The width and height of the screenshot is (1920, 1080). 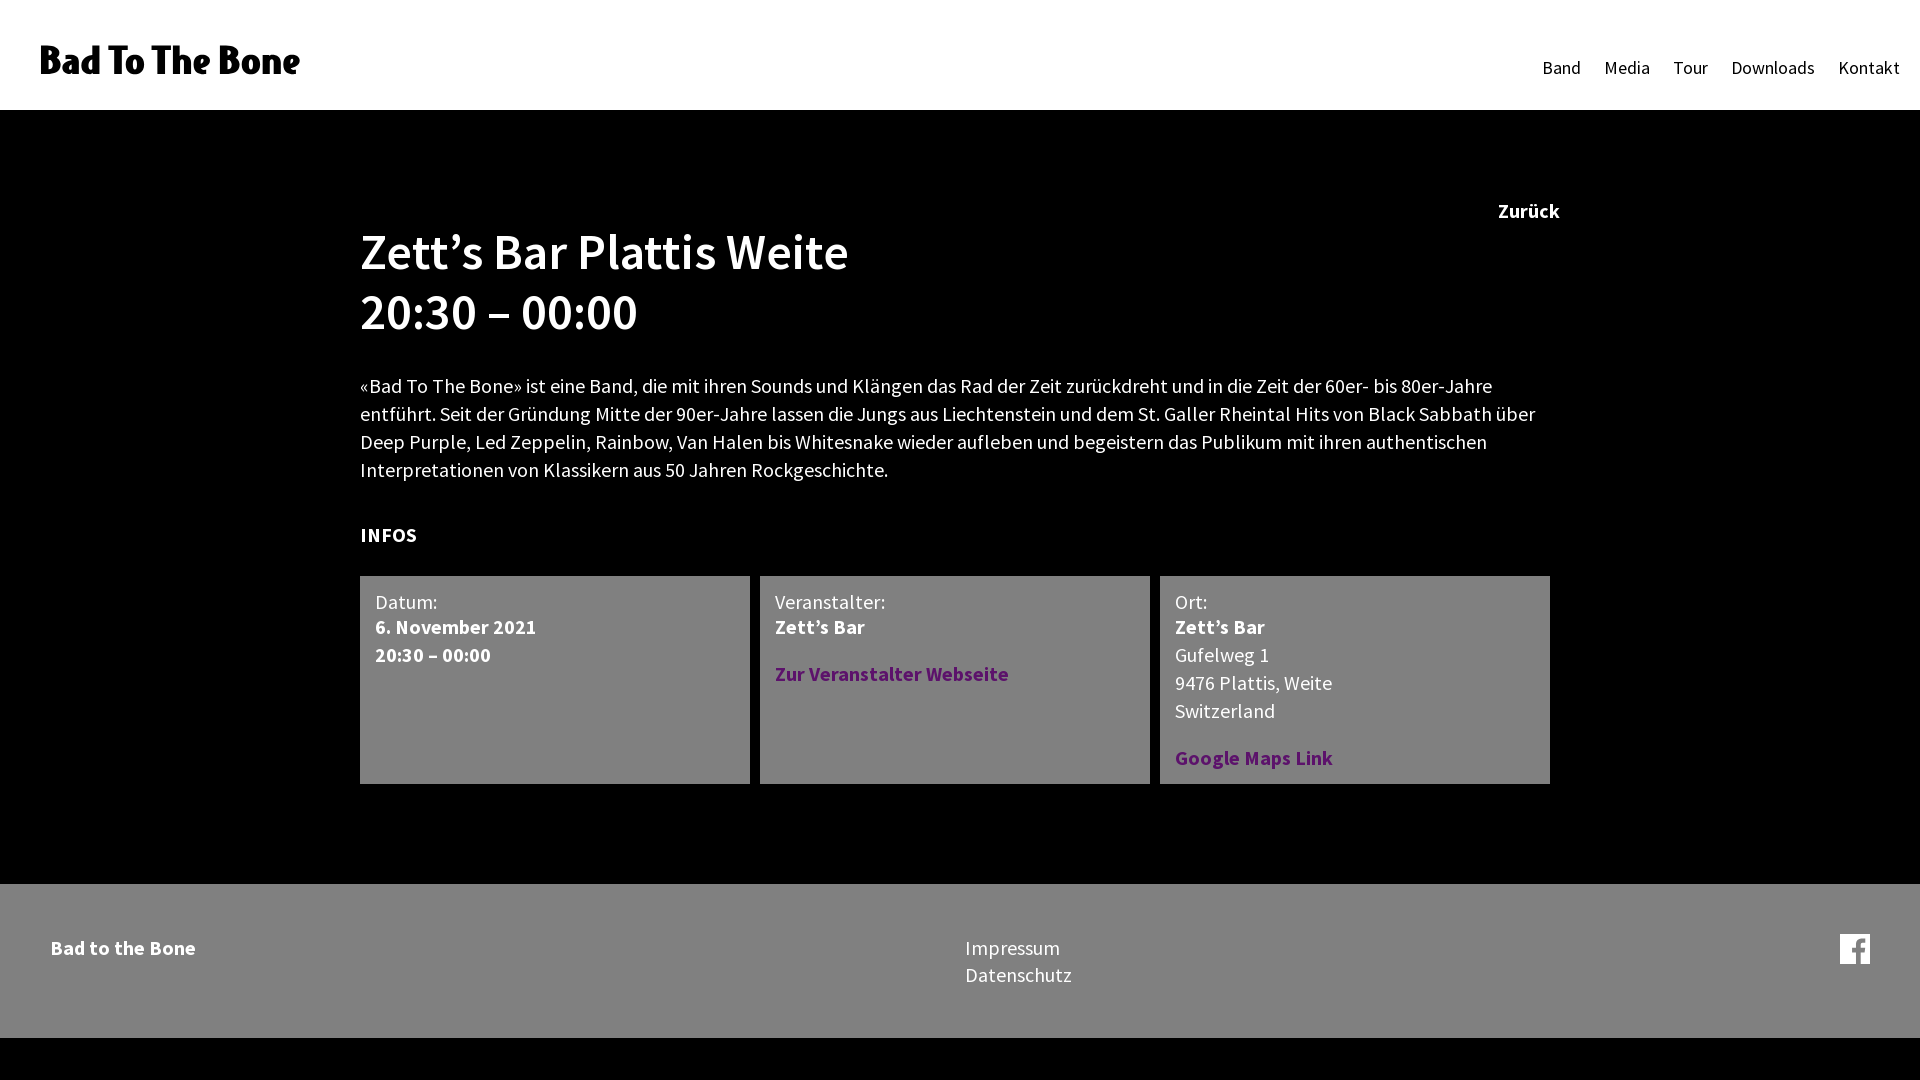 I want to click on 'Downloads', so click(x=1772, y=67).